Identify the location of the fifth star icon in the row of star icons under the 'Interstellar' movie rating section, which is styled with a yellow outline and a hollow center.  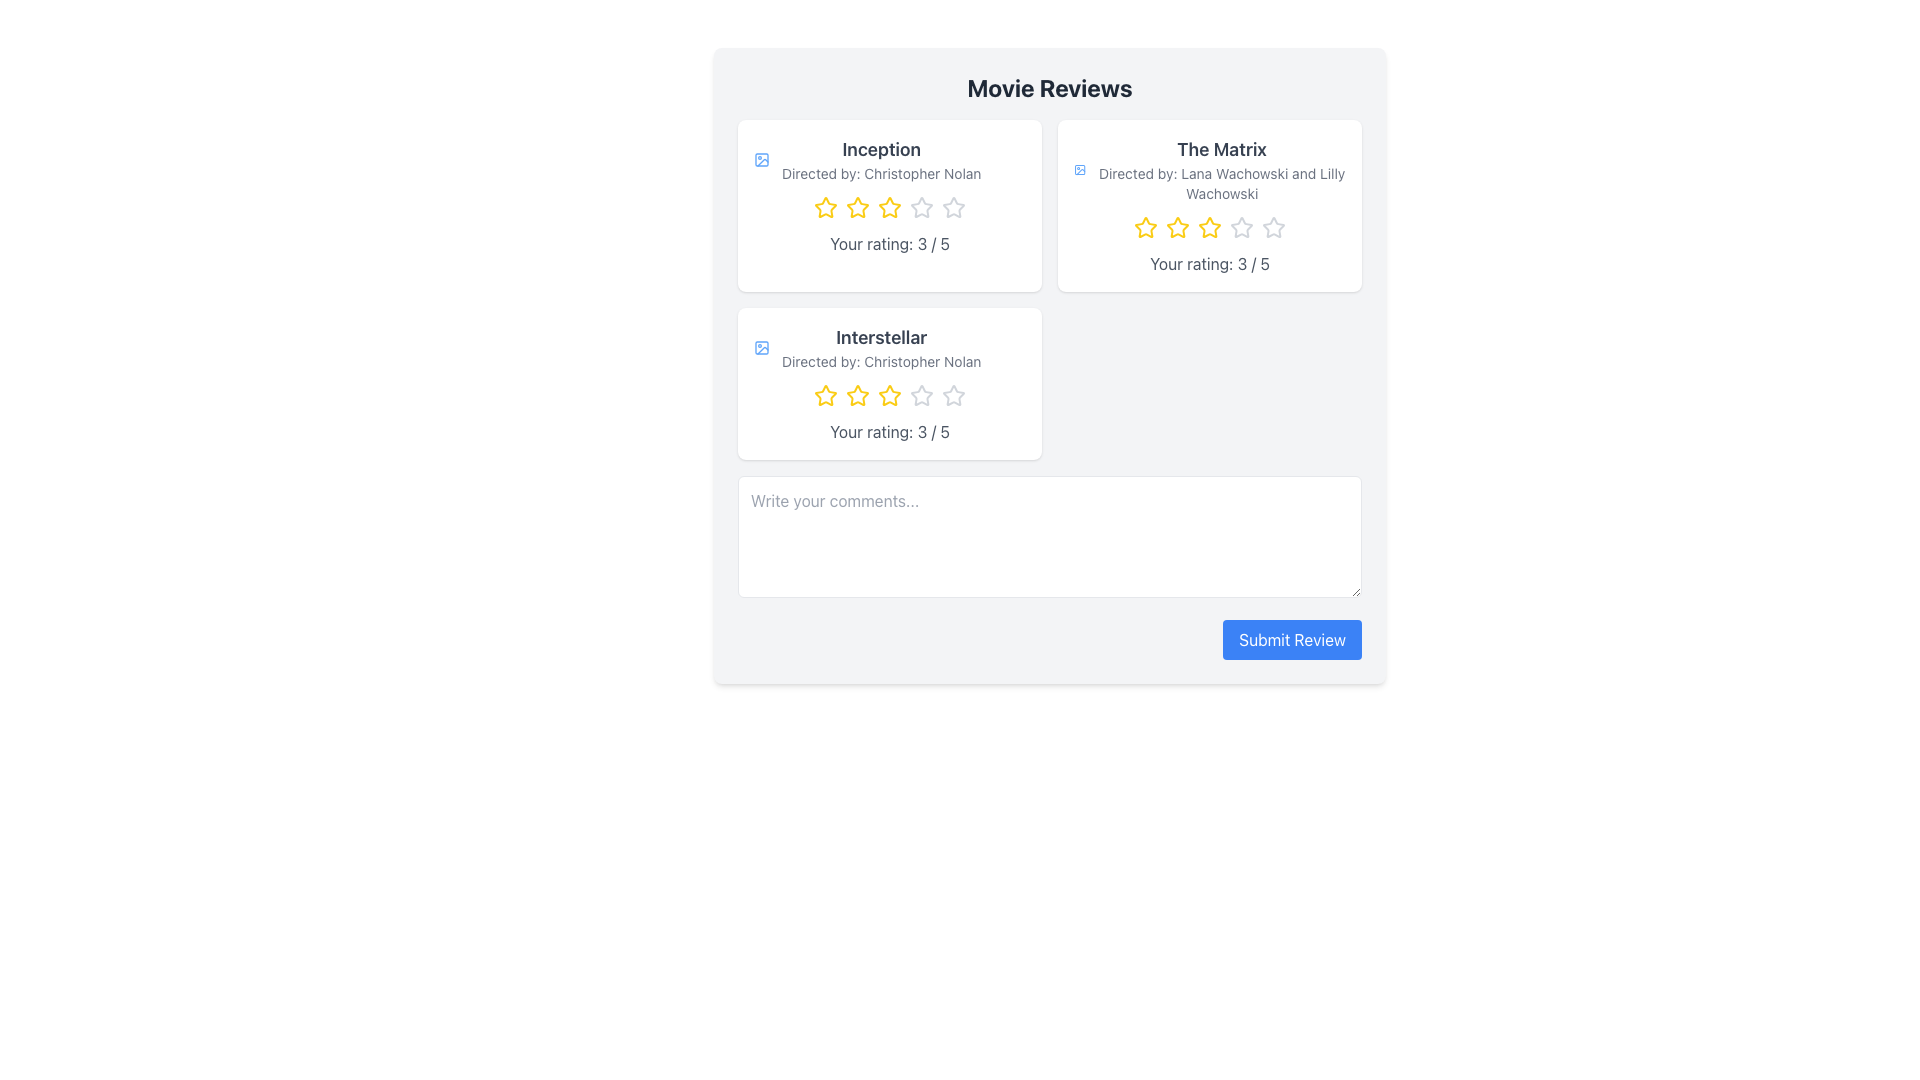
(888, 396).